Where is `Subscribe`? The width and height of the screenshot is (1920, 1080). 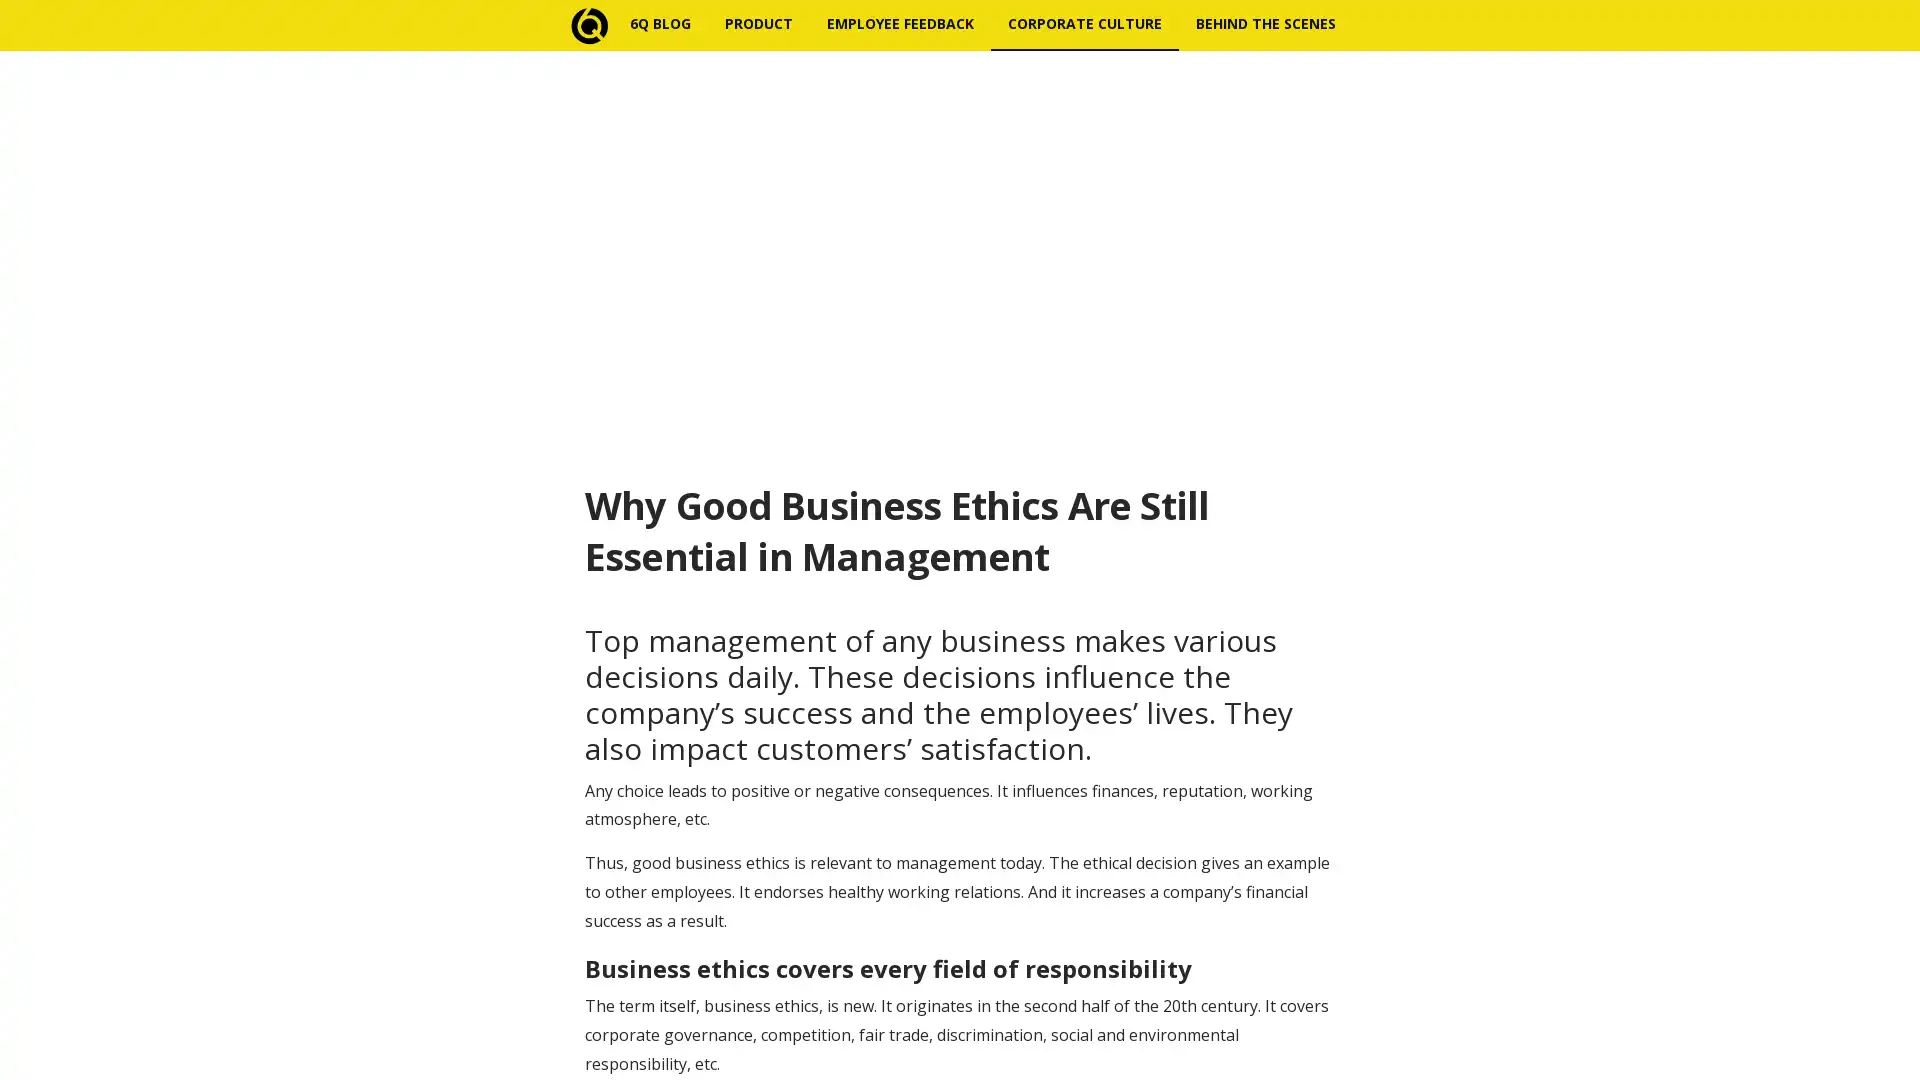
Subscribe is located at coordinates (1180, 1051).